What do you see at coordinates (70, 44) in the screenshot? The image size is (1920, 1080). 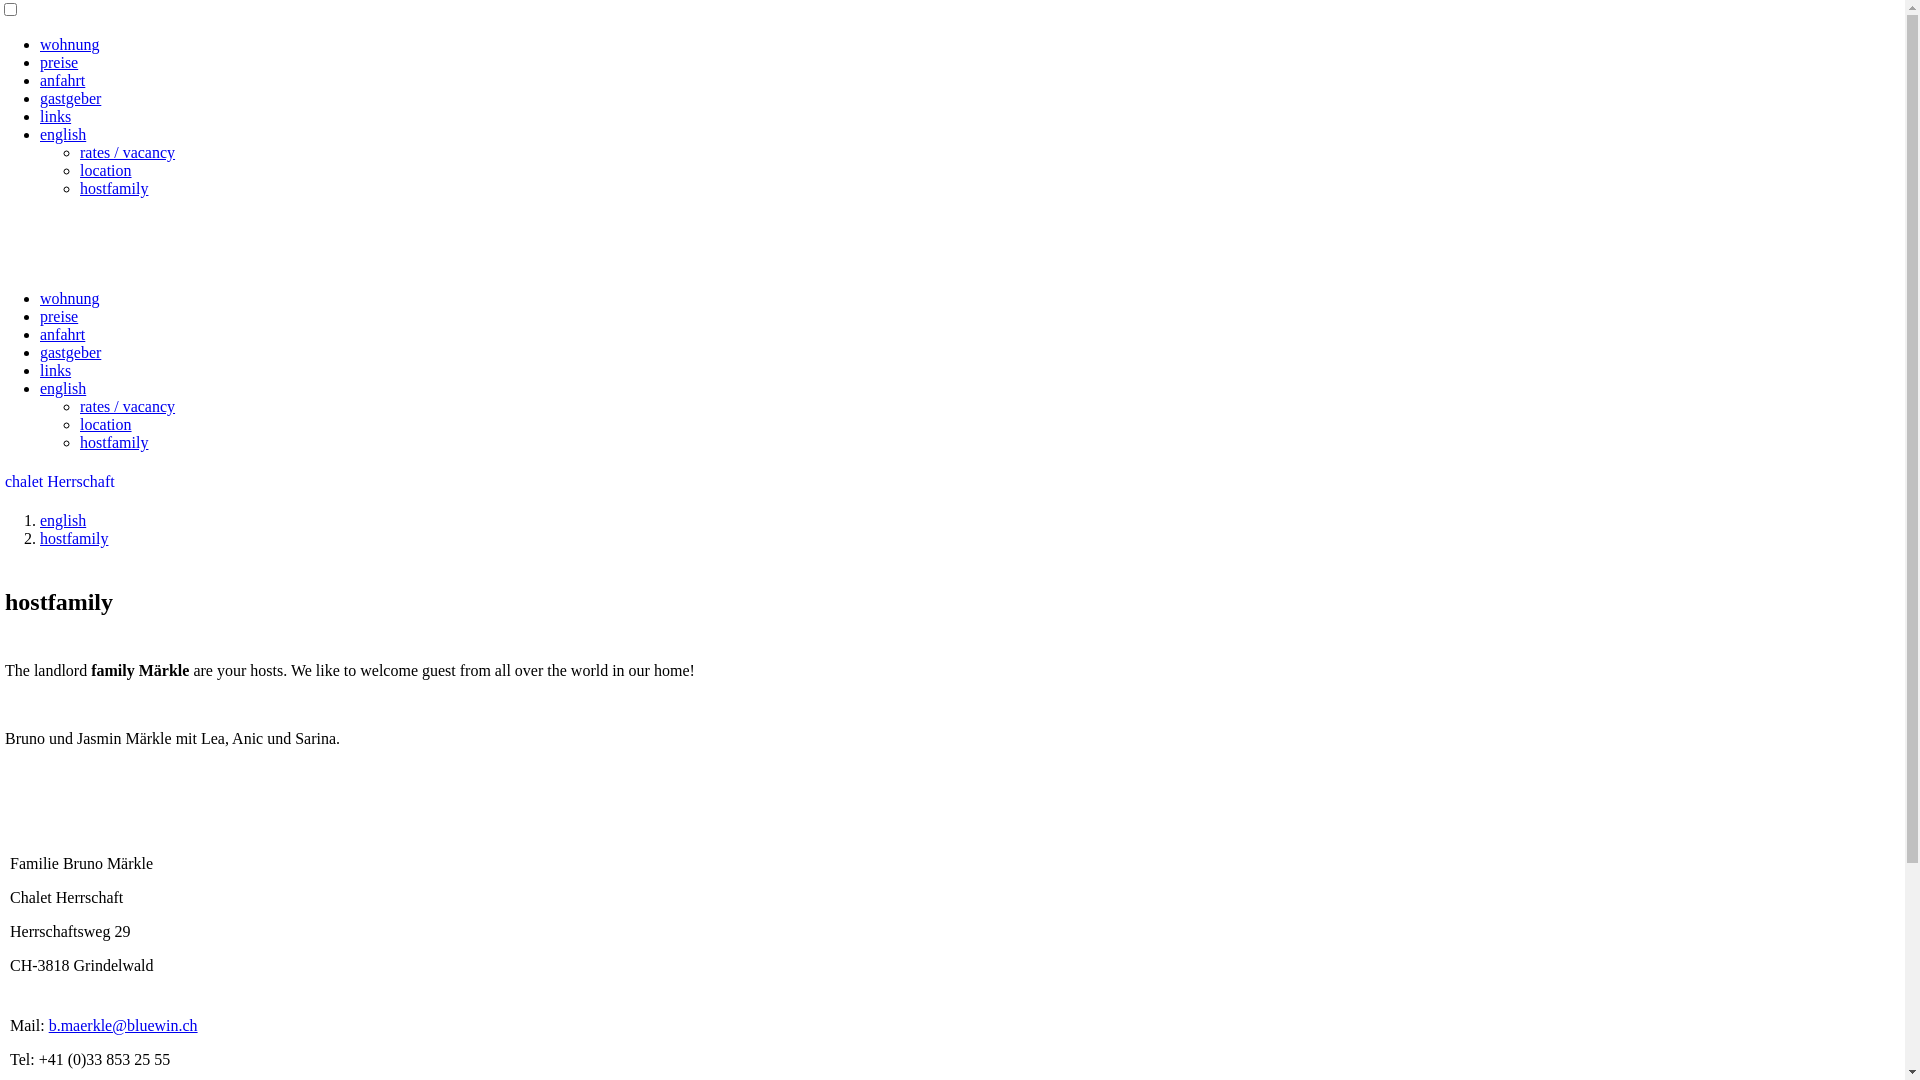 I see `'wohnung'` at bounding box center [70, 44].